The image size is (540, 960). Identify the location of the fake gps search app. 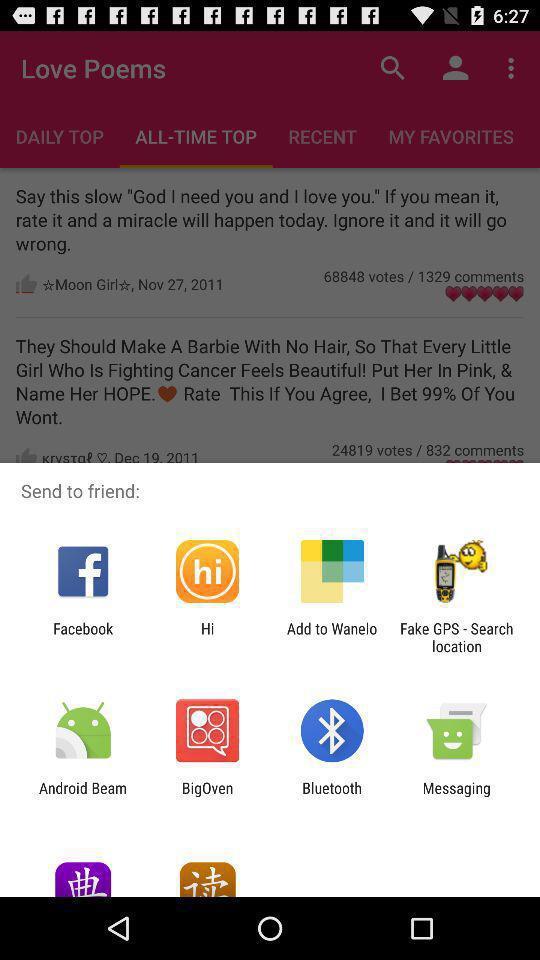
(456, 636).